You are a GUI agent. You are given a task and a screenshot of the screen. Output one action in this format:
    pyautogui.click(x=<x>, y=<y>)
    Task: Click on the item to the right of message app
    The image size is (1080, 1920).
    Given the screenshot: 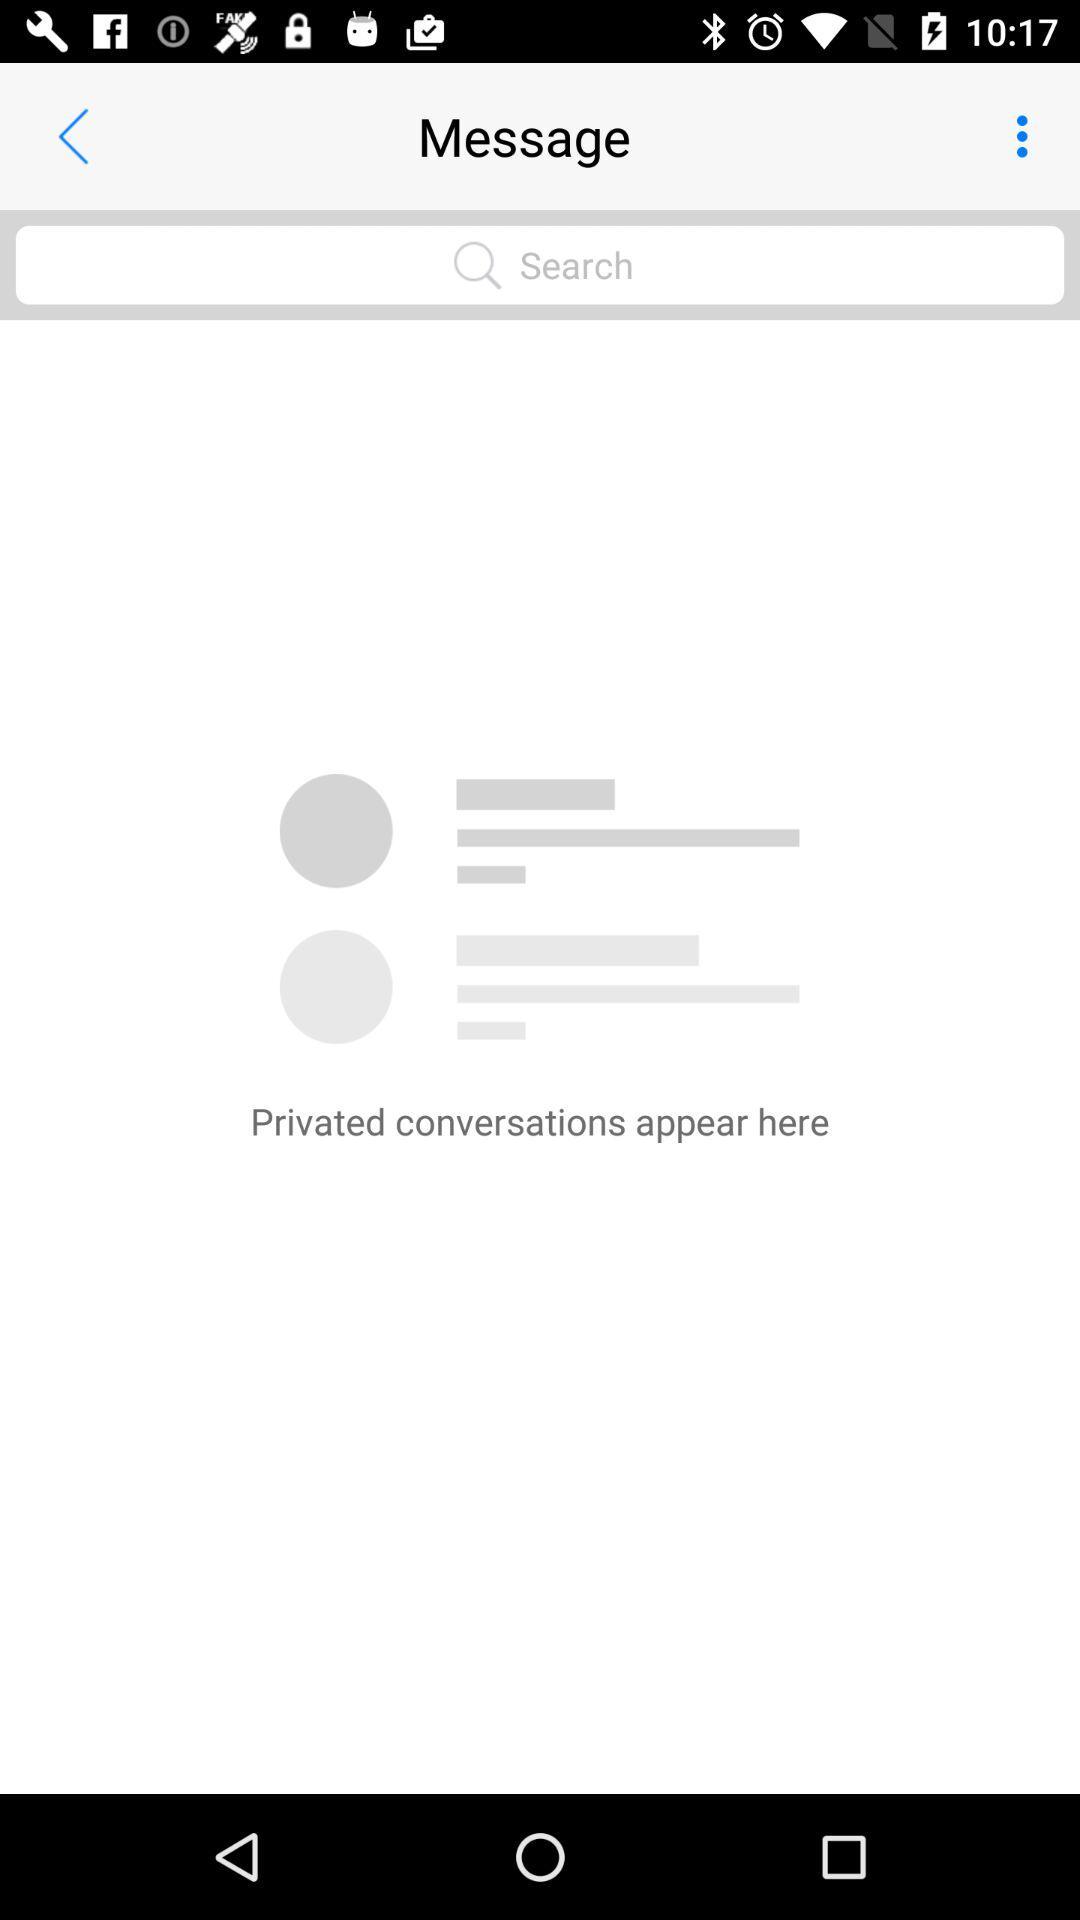 What is the action you would take?
    pyautogui.click(x=1027, y=135)
    